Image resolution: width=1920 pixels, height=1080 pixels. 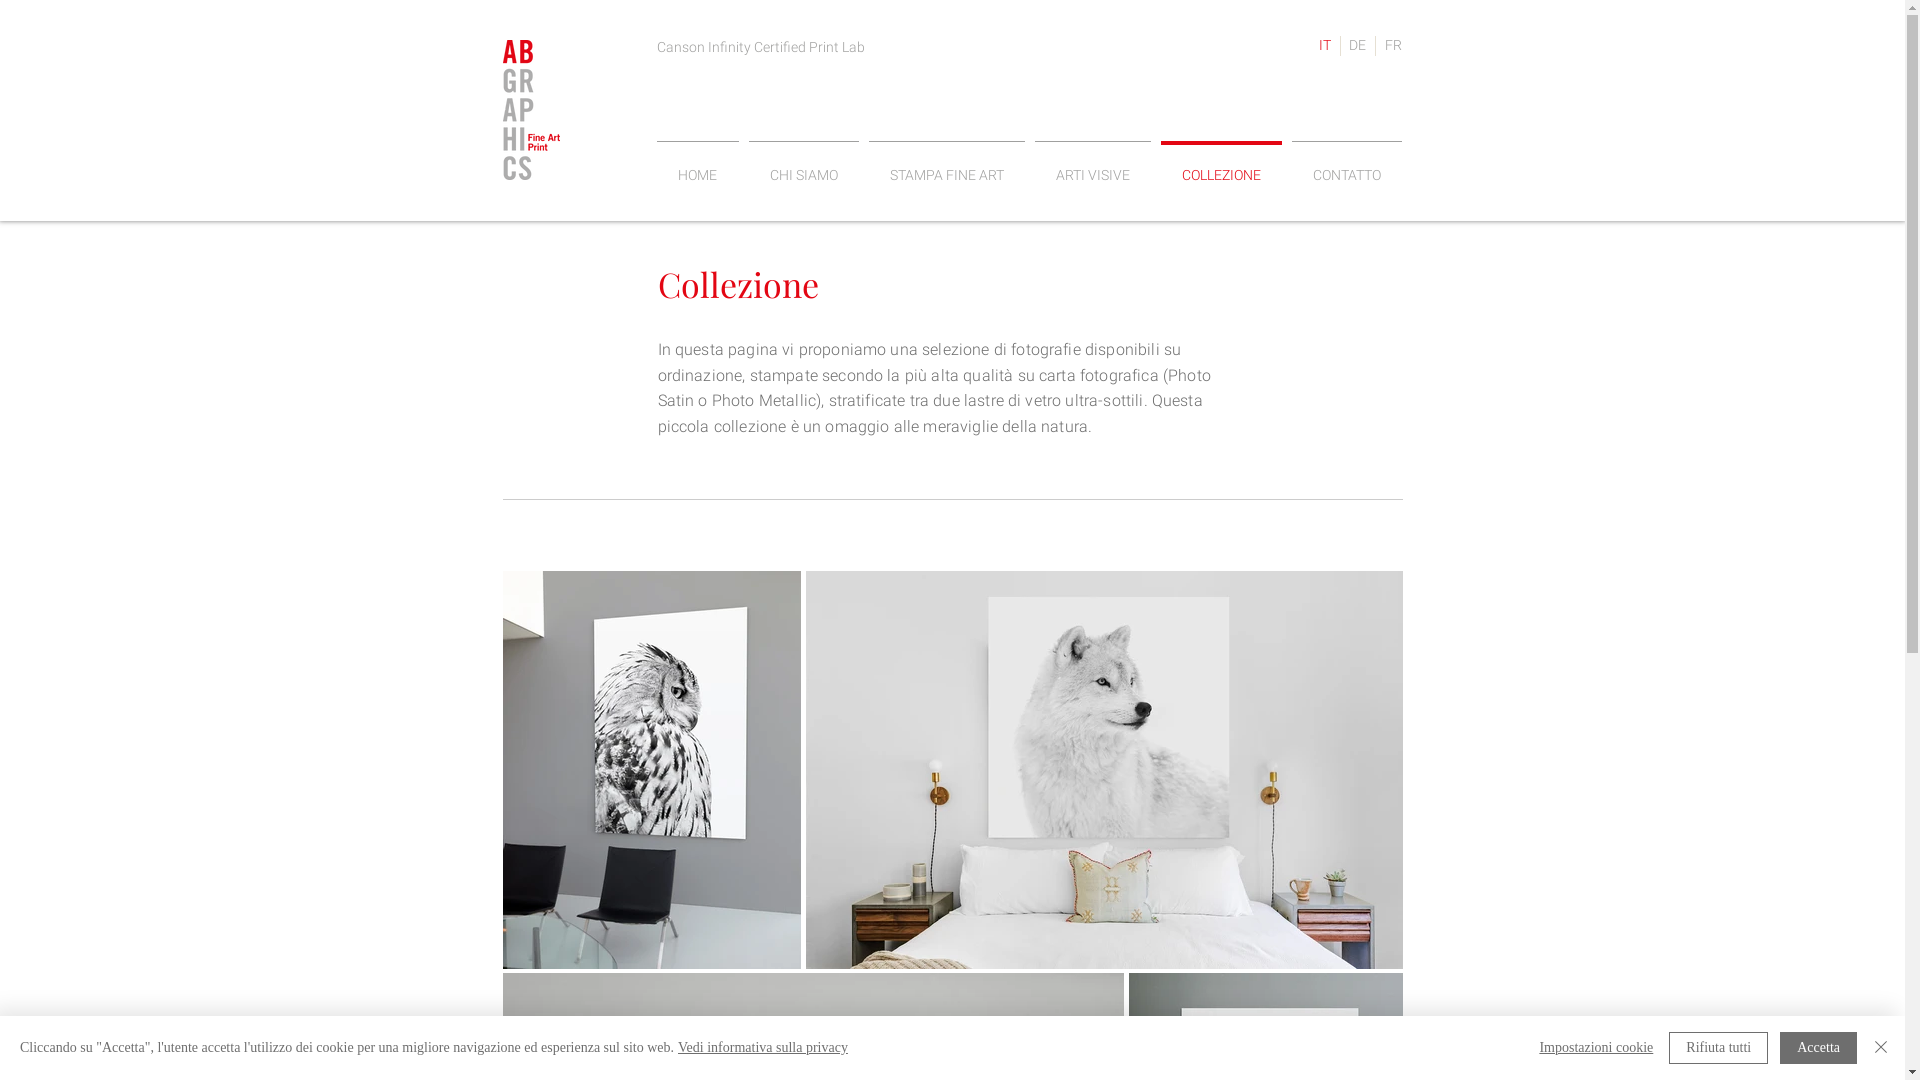 I want to click on 'HOME', so click(x=697, y=164).